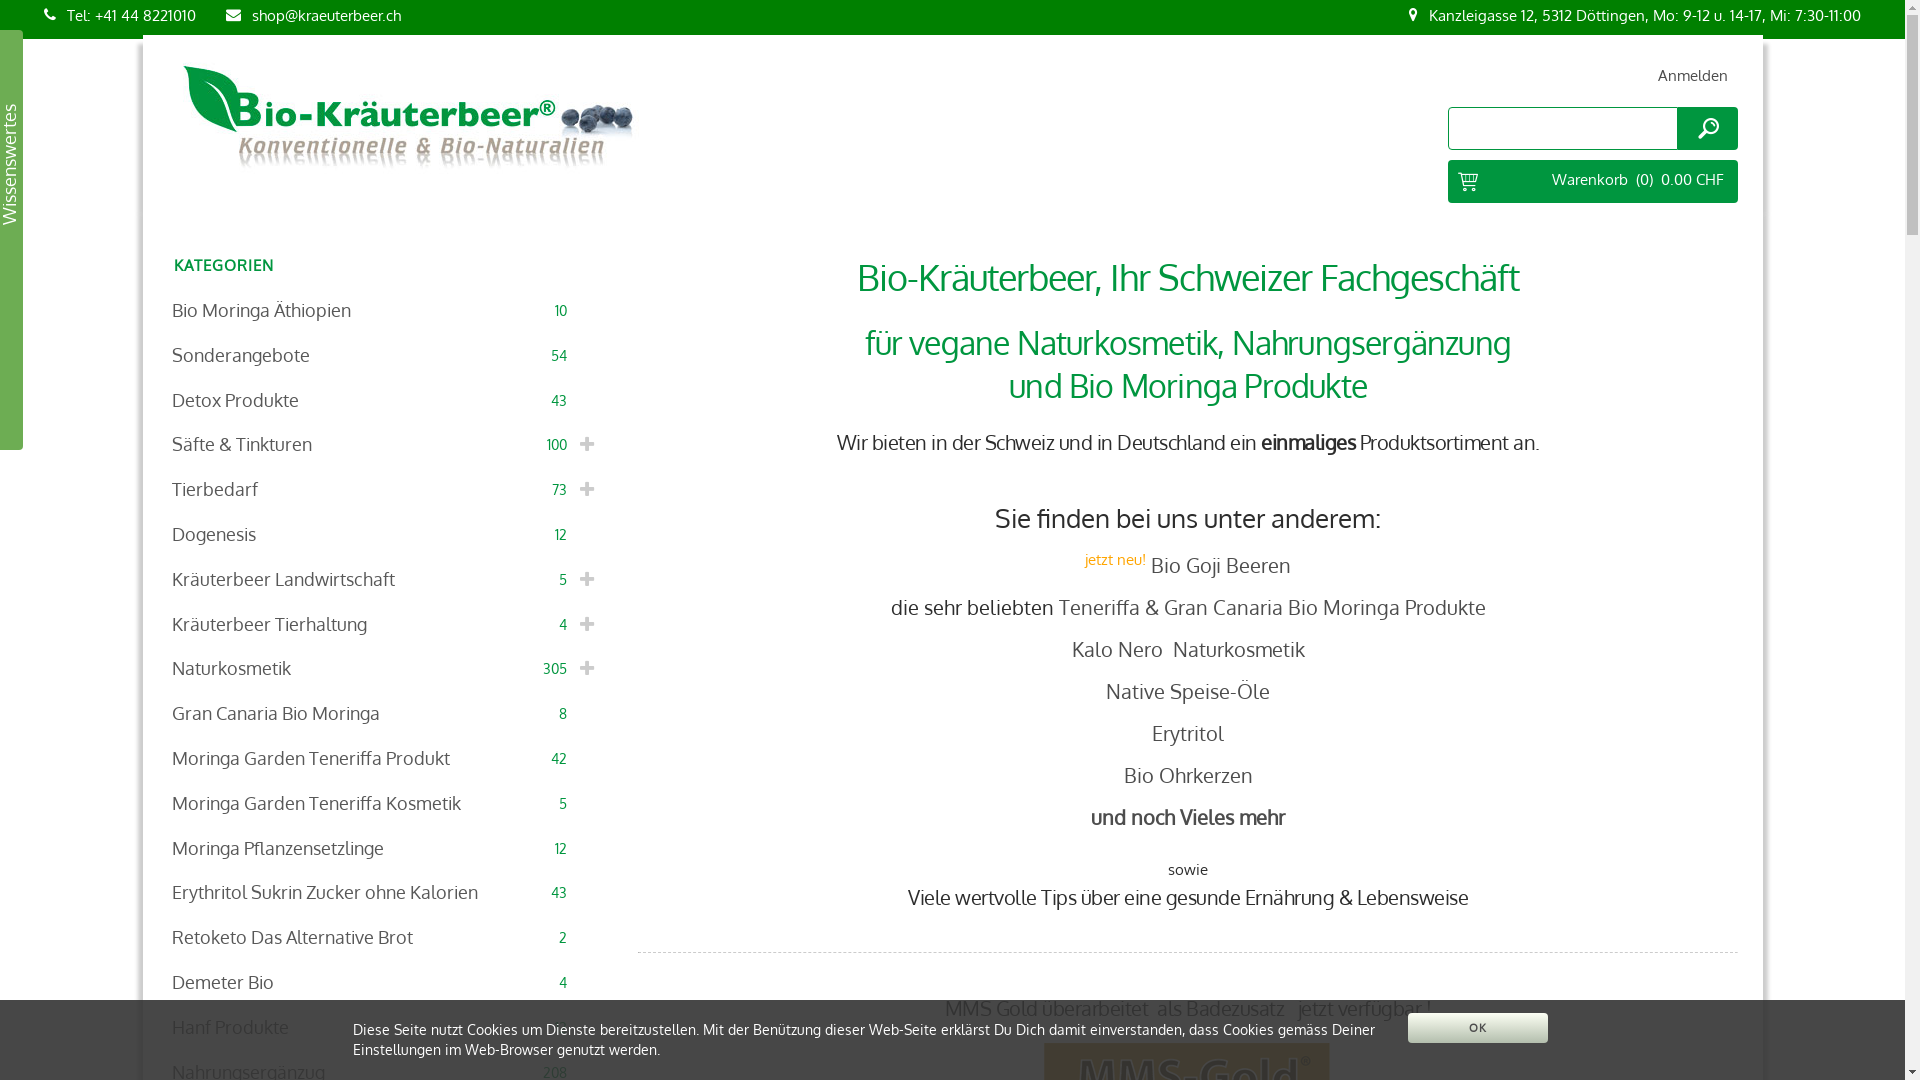  Describe the element at coordinates (387, 937) in the screenshot. I see `'Retoketo Das Alternative Brot` at that location.